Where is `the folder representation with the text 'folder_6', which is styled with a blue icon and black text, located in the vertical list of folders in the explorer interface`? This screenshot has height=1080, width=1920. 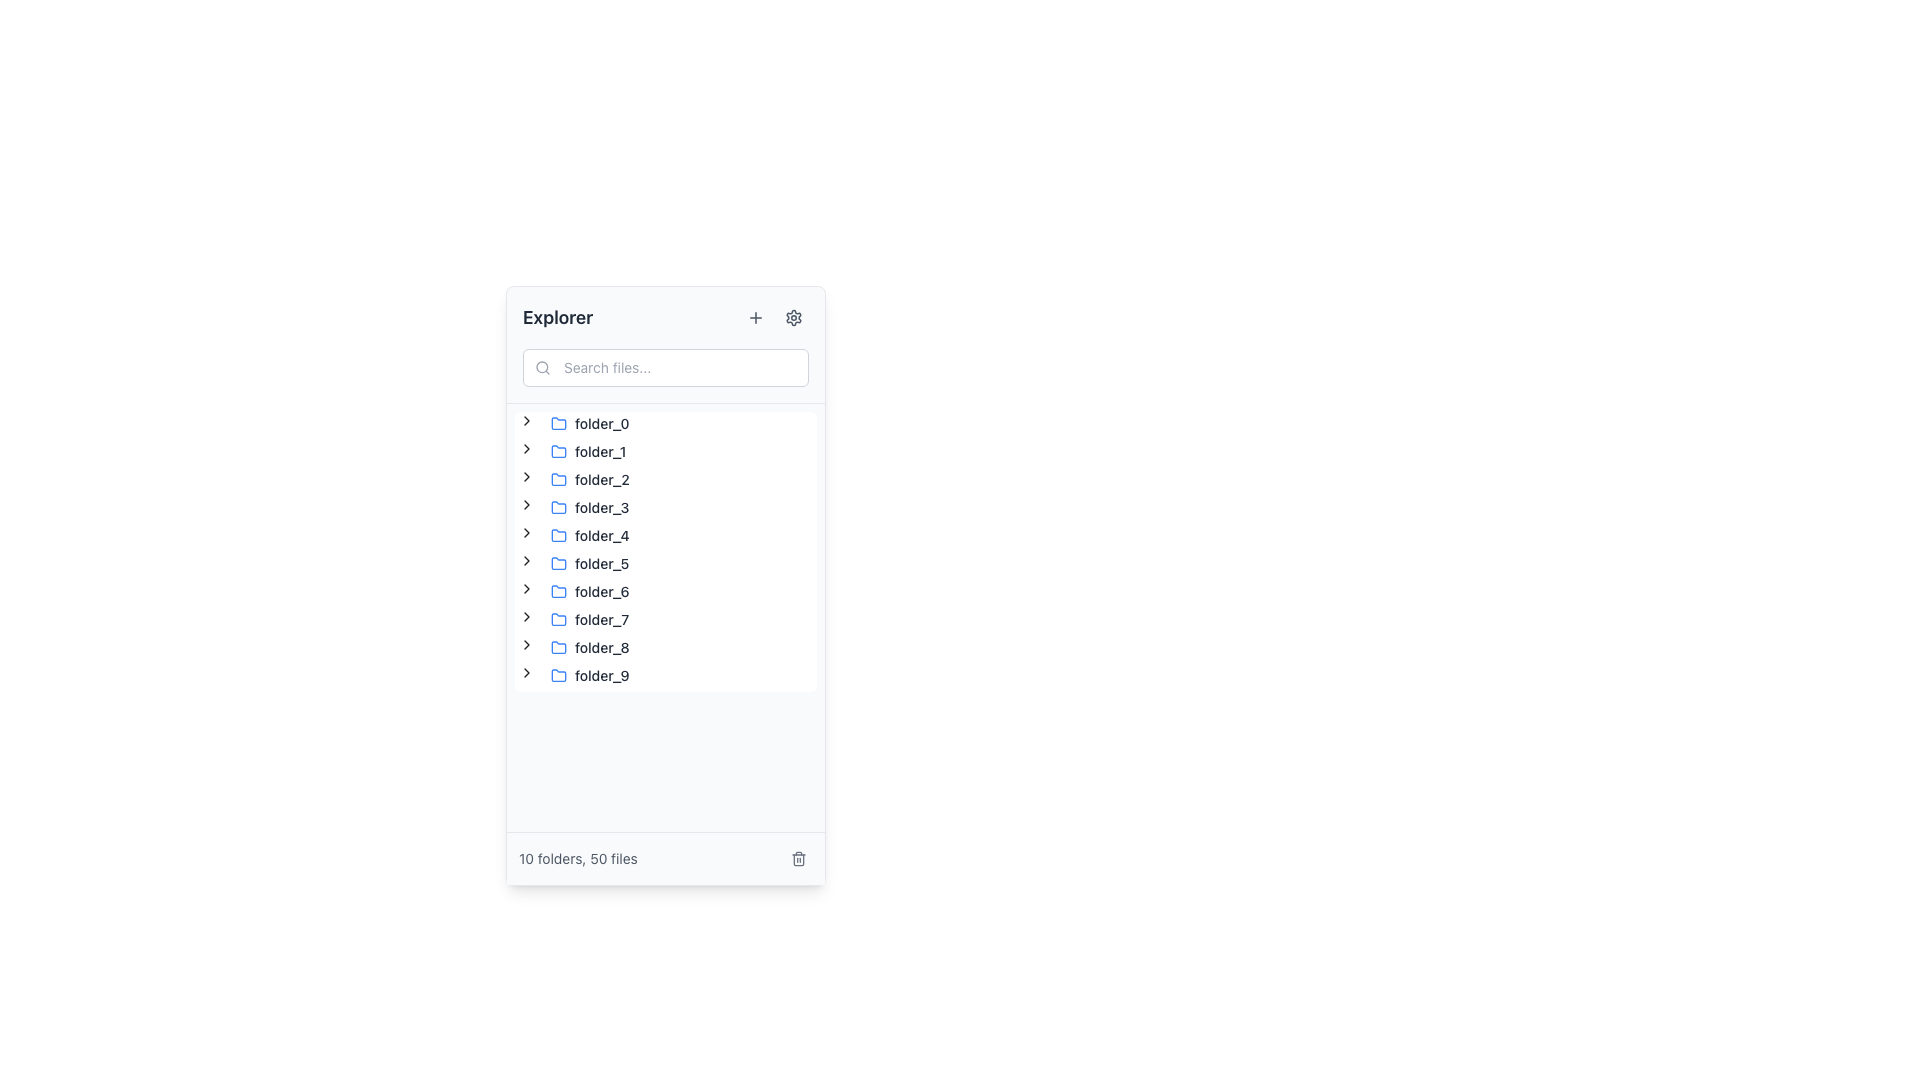
the folder representation with the text 'folder_6', which is styled with a blue icon and black text, located in the vertical list of folders in the explorer interface is located at coordinates (589, 590).